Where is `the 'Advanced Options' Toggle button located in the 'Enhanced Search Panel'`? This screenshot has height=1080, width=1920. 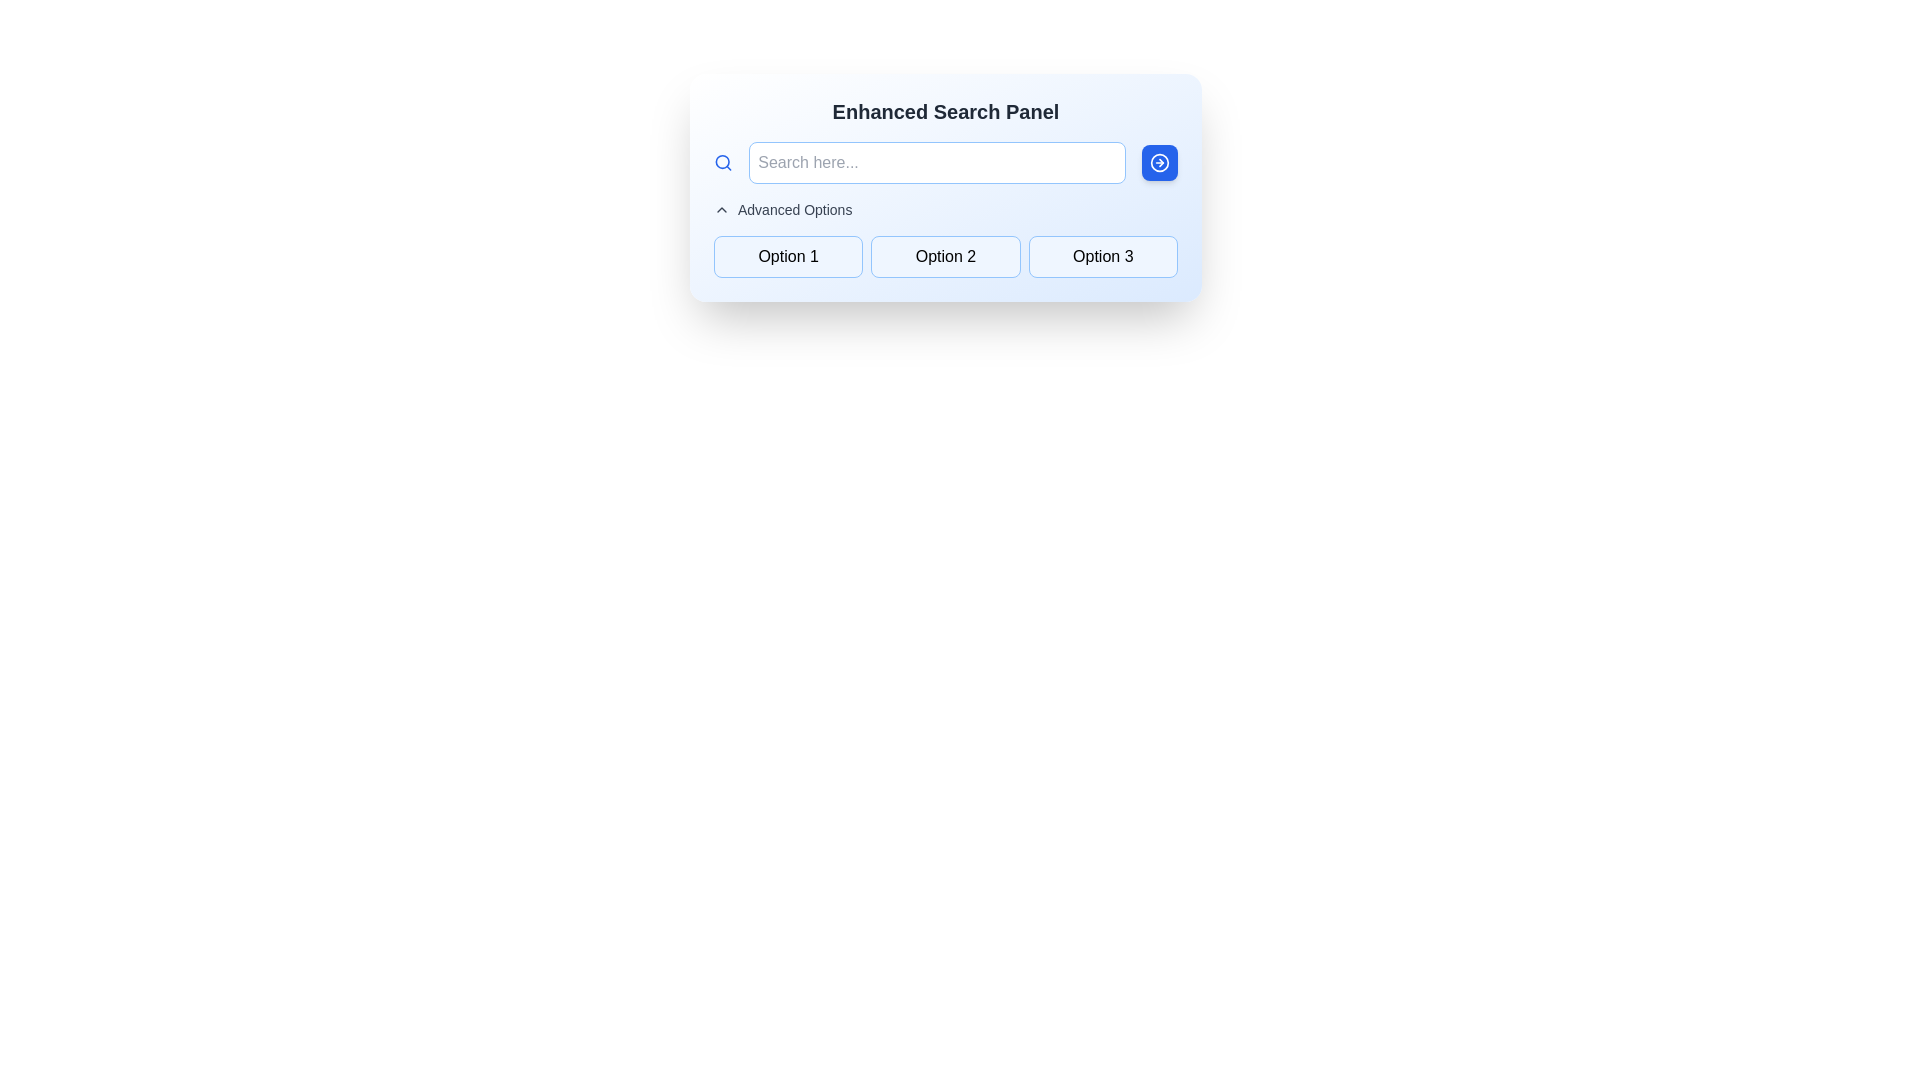 the 'Advanced Options' Toggle button located in the 'Enhanced Search Panel' is located at coordinates (782, 209).